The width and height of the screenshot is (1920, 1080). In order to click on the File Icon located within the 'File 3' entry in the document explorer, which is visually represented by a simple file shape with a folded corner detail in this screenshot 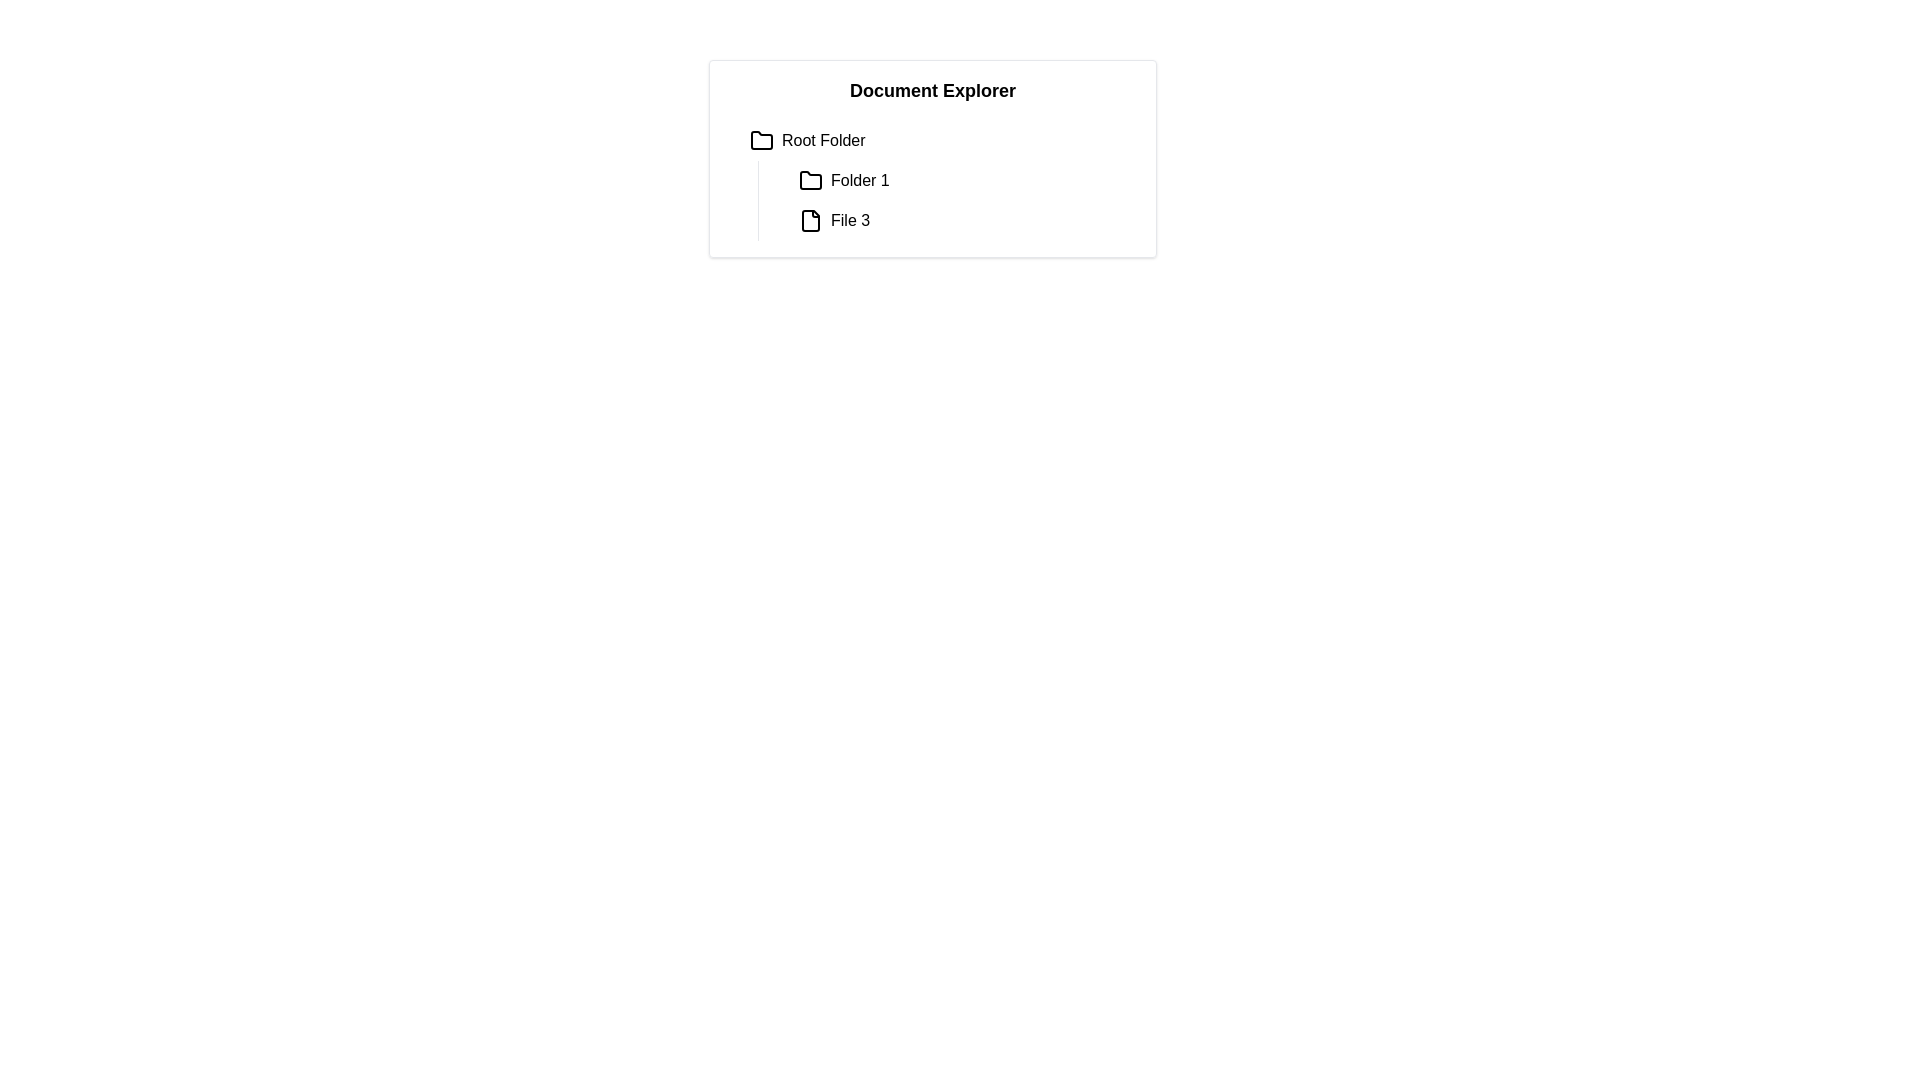, I will do `click(811, 220)`.